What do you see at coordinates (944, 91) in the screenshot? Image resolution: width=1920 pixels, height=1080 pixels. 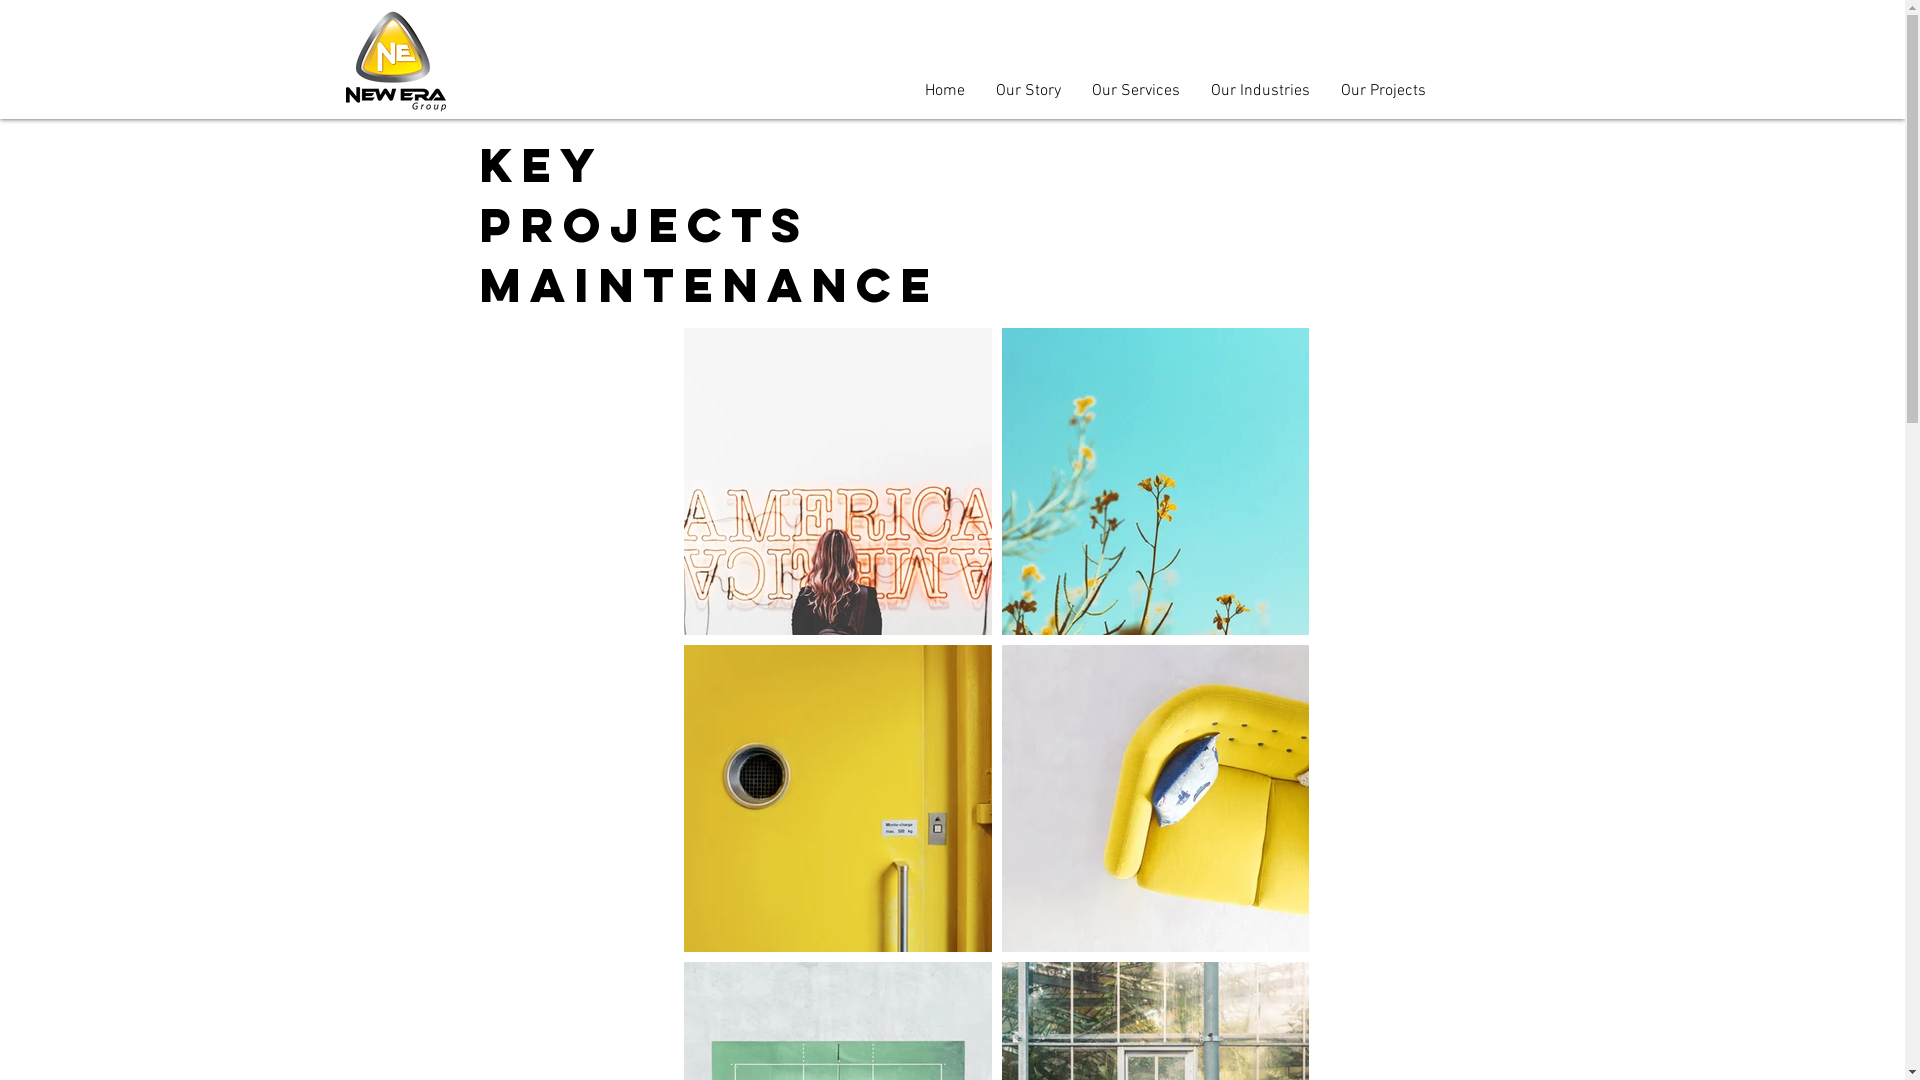 I see `'Home'` at bounding box center [944, 91].